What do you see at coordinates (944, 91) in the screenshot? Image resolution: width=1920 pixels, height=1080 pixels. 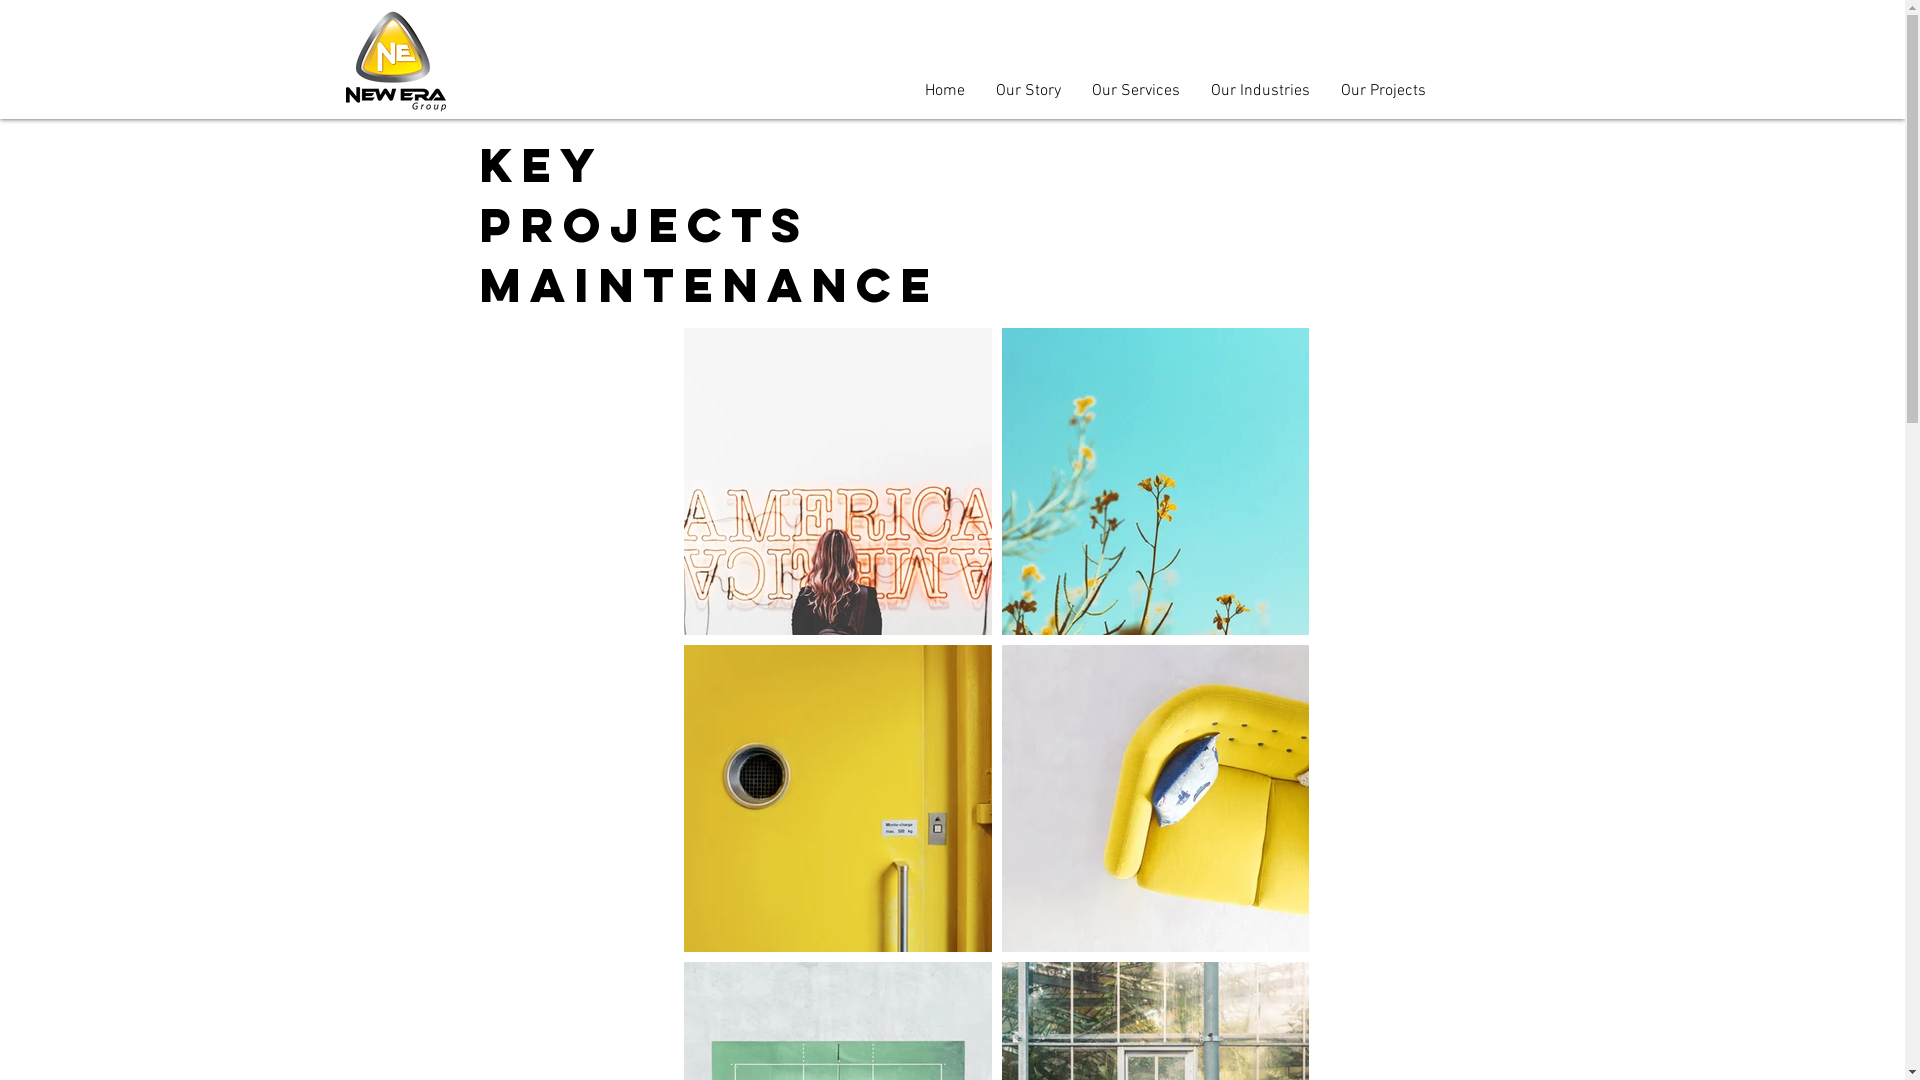 I see `'Home'` at bounding box center [944, 91].